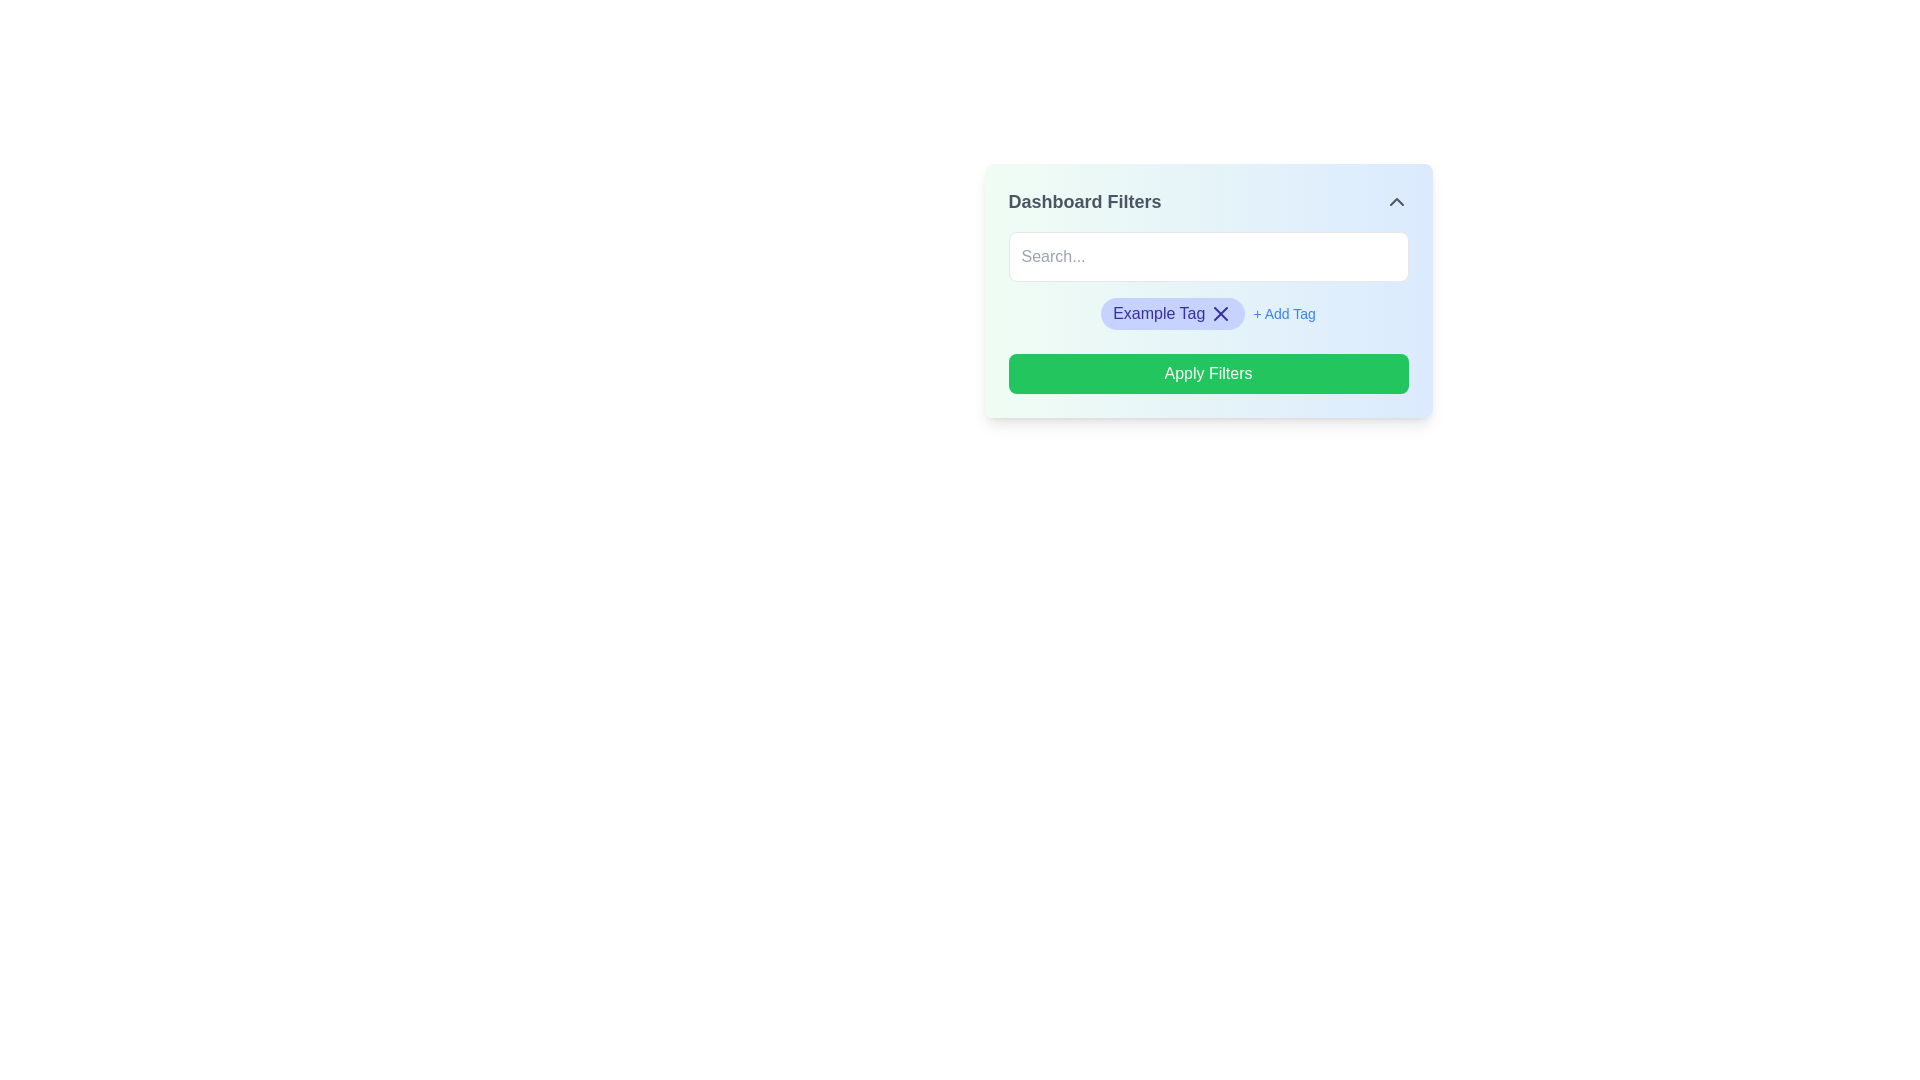 The image size is (1920, 1080). Describe the element at coordinates (1207, 374) in the screenshot. I see `the 'Apply Filters' button, which is a horizontally elongated rectangular button with a green background and white text, located at the bottom of the 'Dashboard Filters' section` at that location.